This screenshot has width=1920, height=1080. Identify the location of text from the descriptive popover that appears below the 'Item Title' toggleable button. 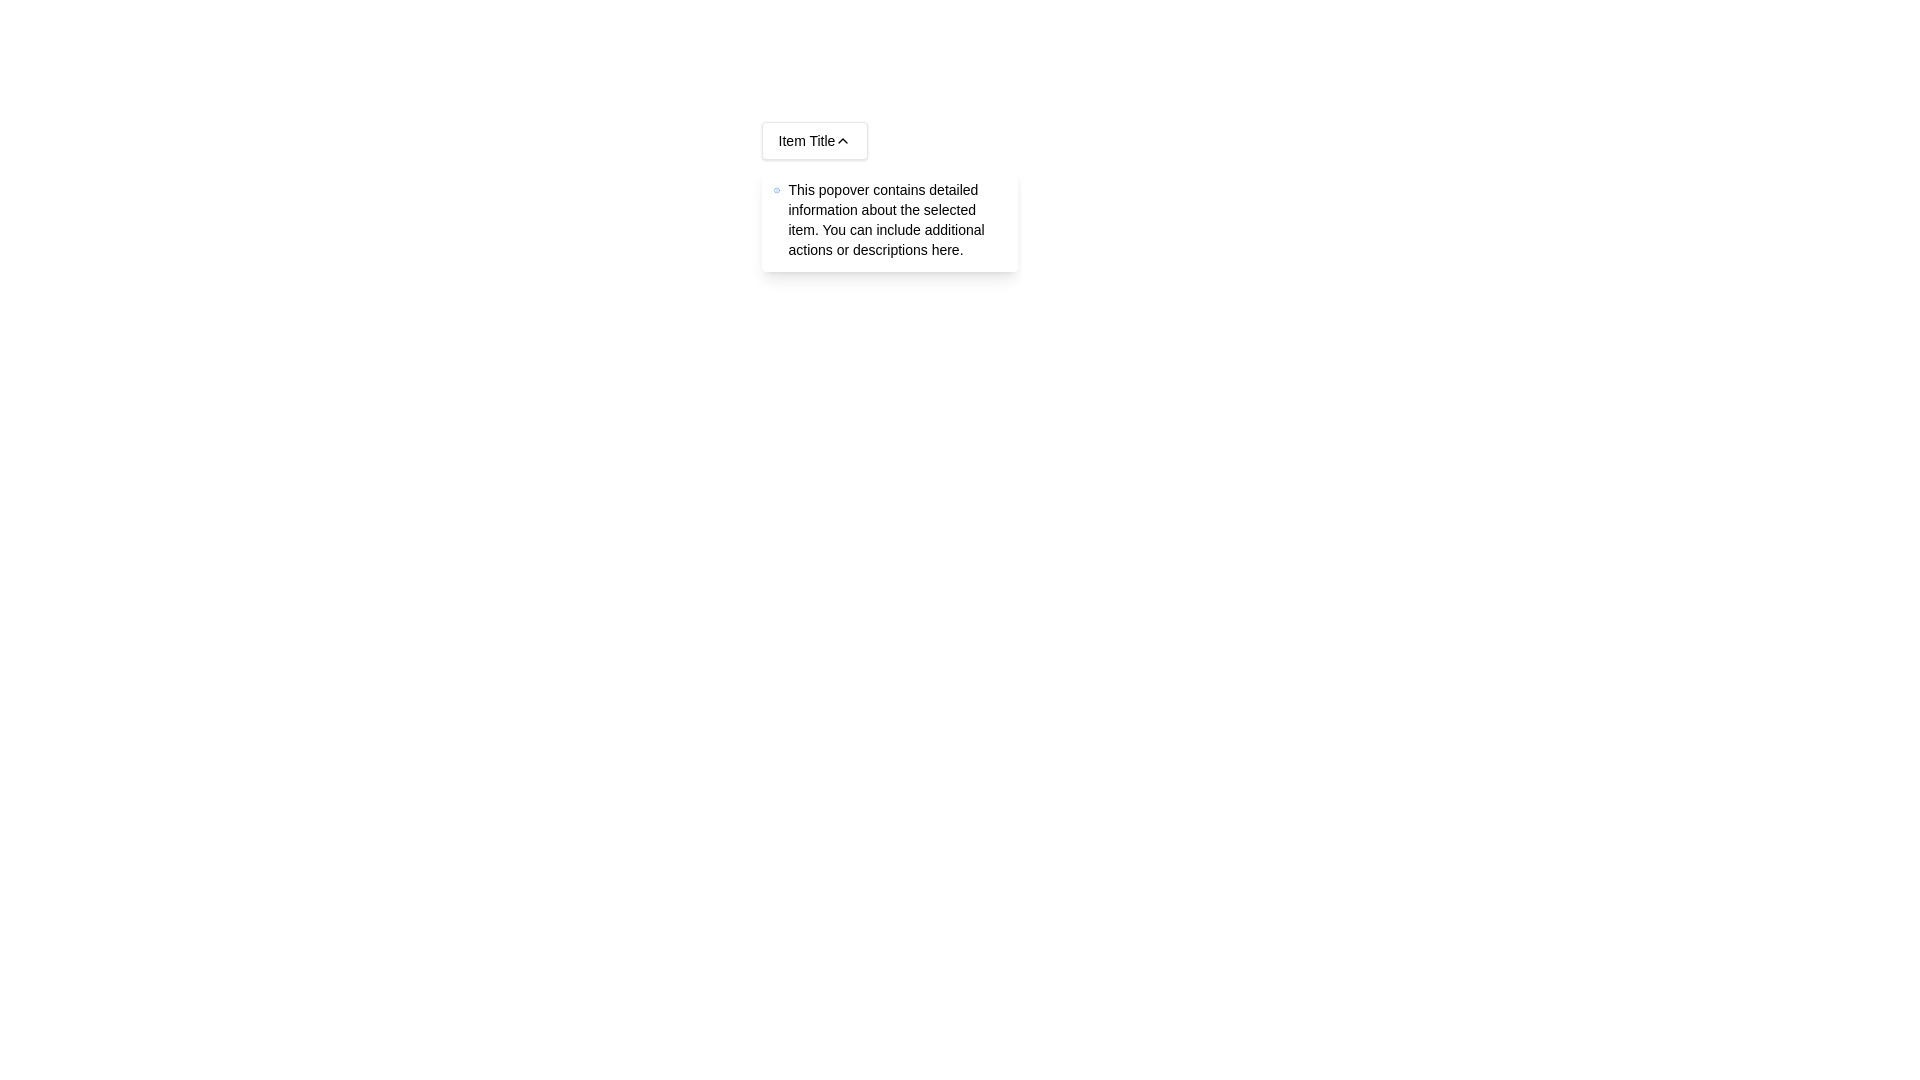
(888, 219).